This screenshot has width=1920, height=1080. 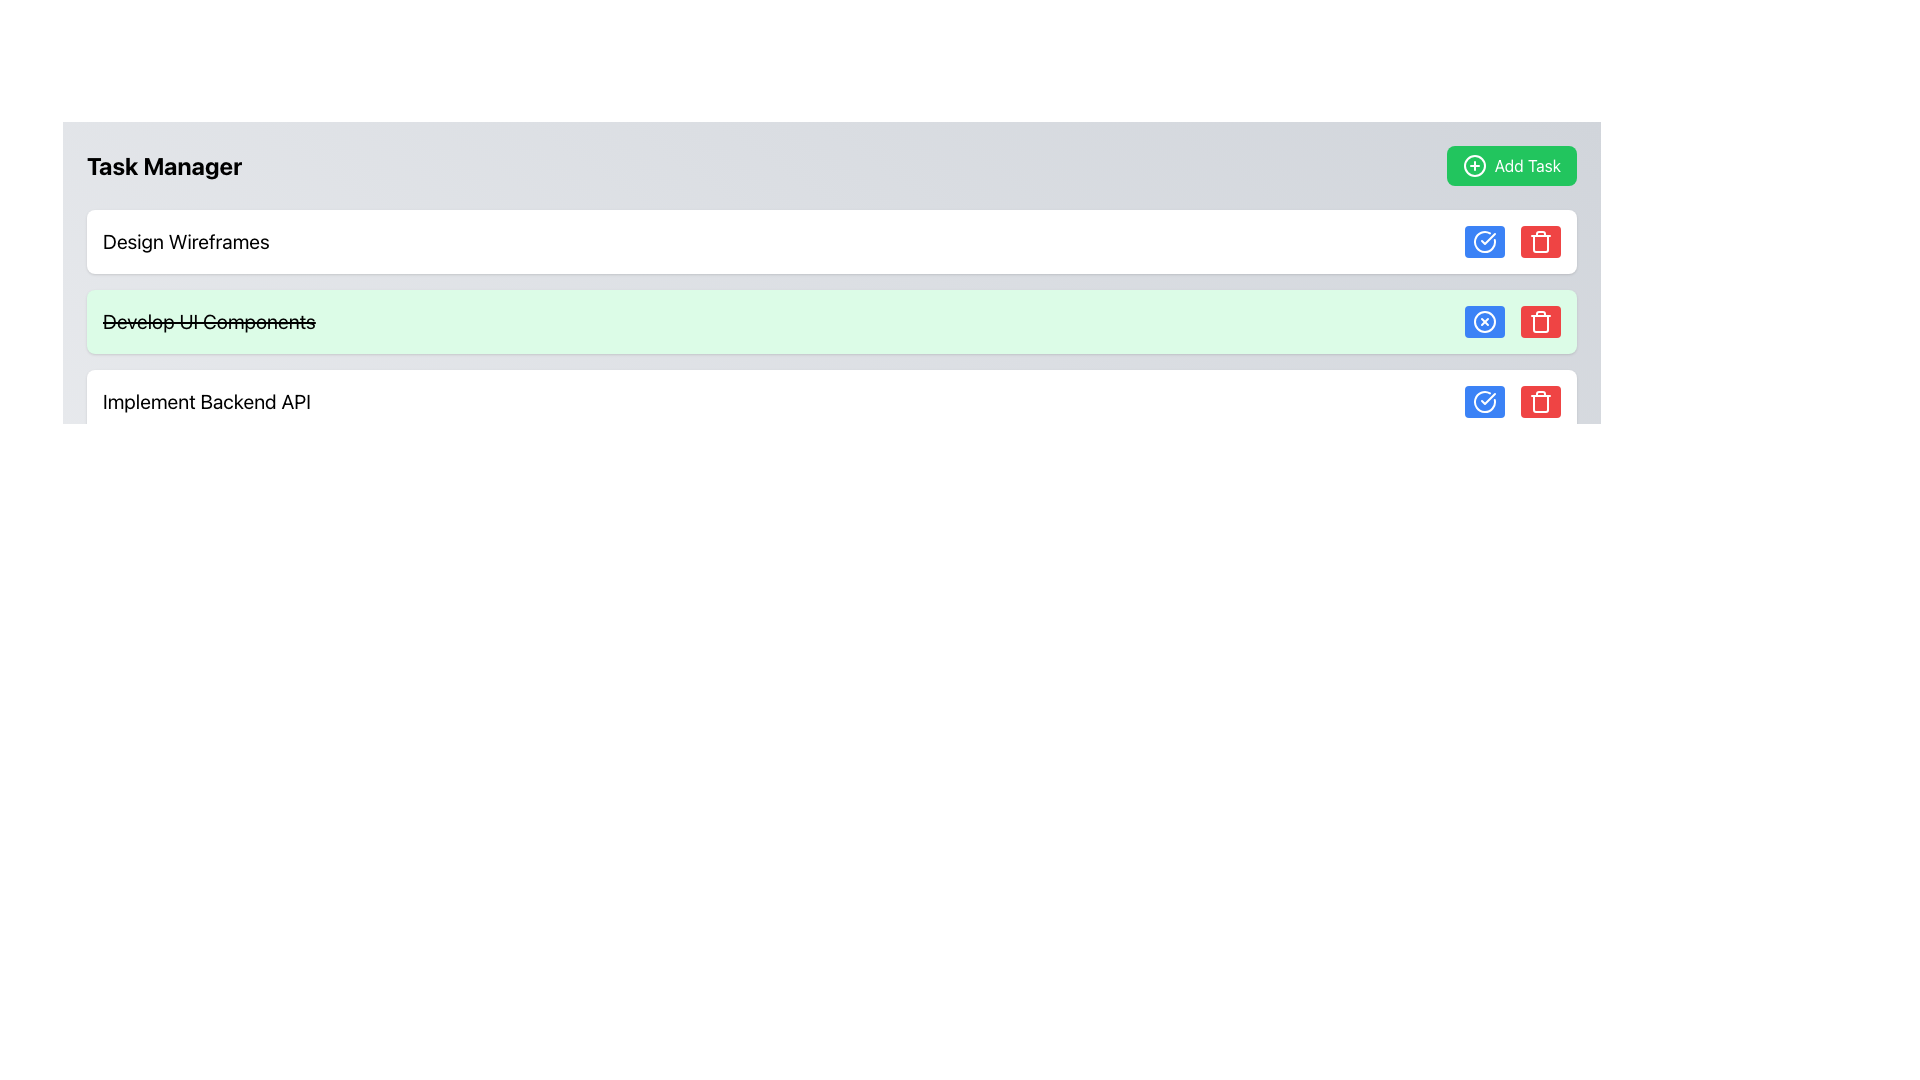 I want to click on the small rectangular blue button with a white cross mark icon, located in the second row of the task list, so click(x=1484, y=320).